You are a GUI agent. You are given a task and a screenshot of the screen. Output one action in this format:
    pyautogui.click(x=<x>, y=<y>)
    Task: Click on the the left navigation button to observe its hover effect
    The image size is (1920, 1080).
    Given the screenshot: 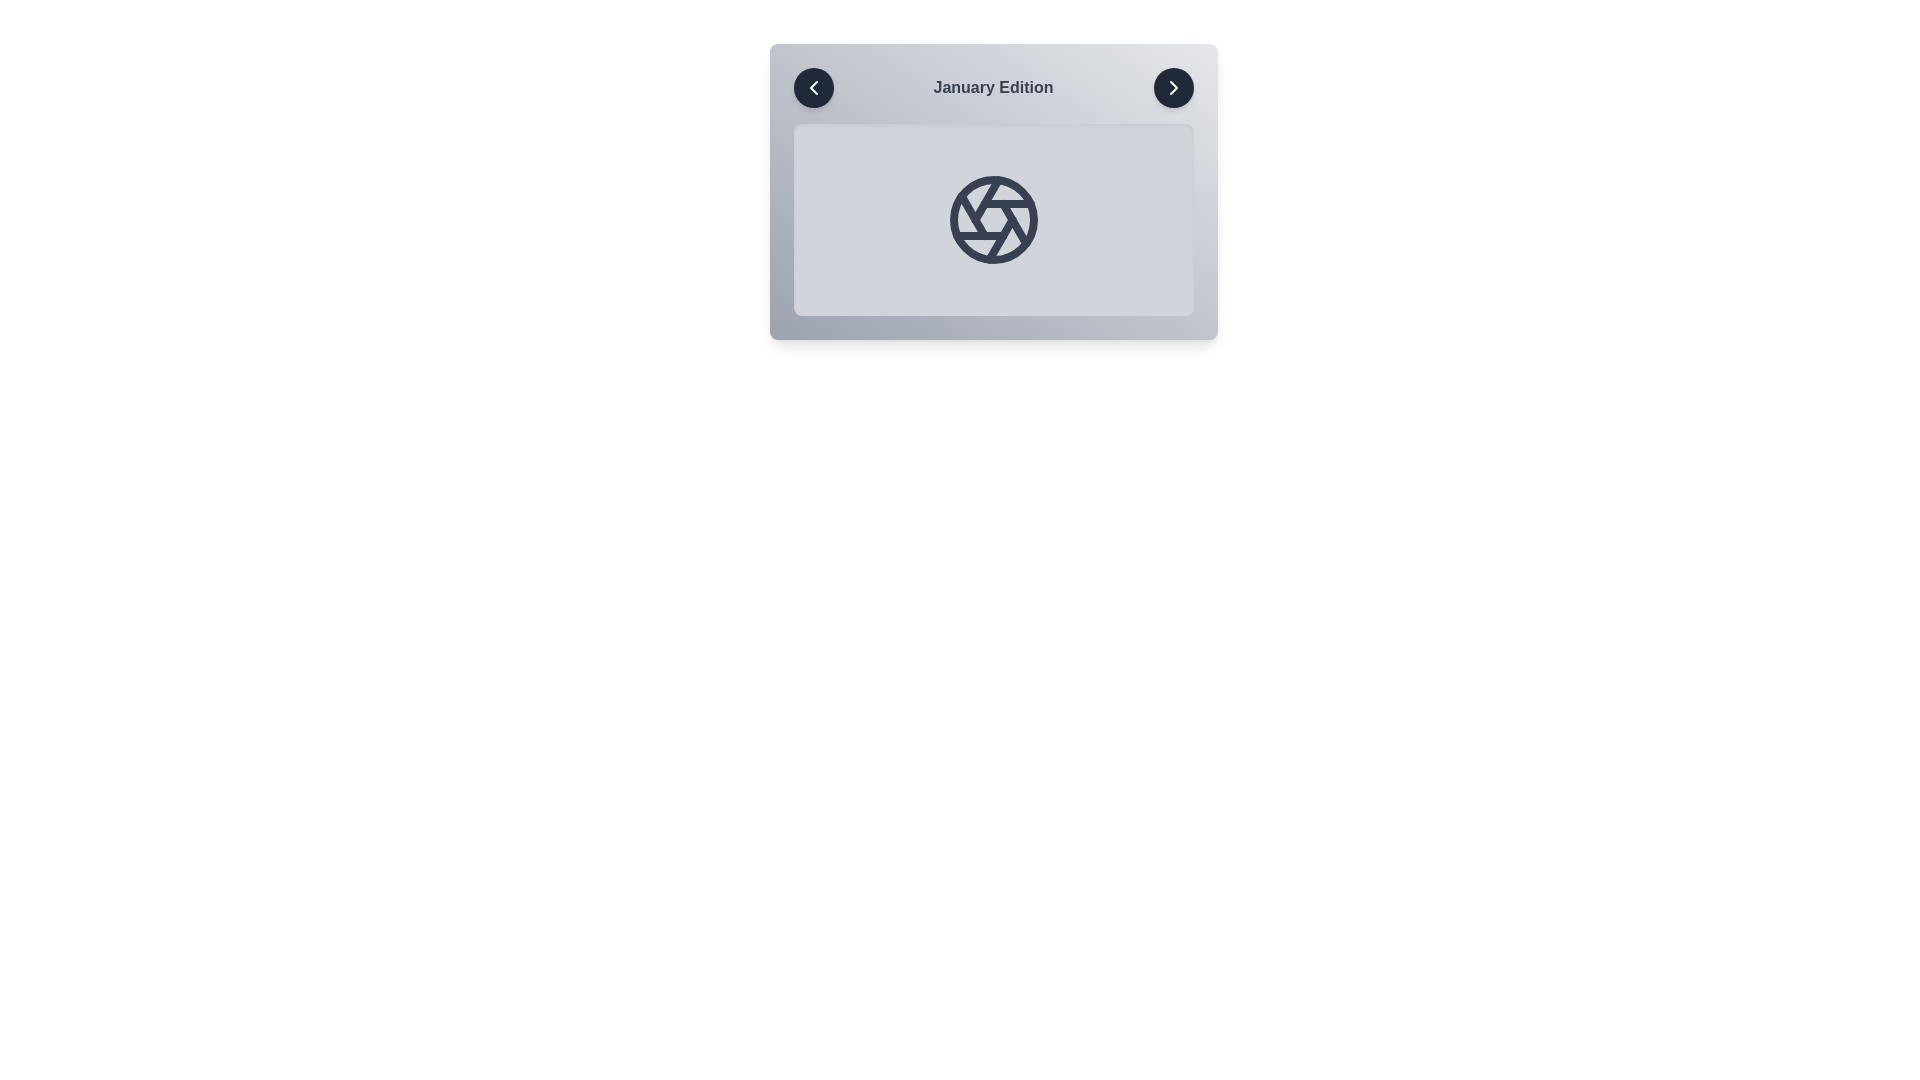 What is the action you would take?
    pyautogui.click(x=813, y=87)
    